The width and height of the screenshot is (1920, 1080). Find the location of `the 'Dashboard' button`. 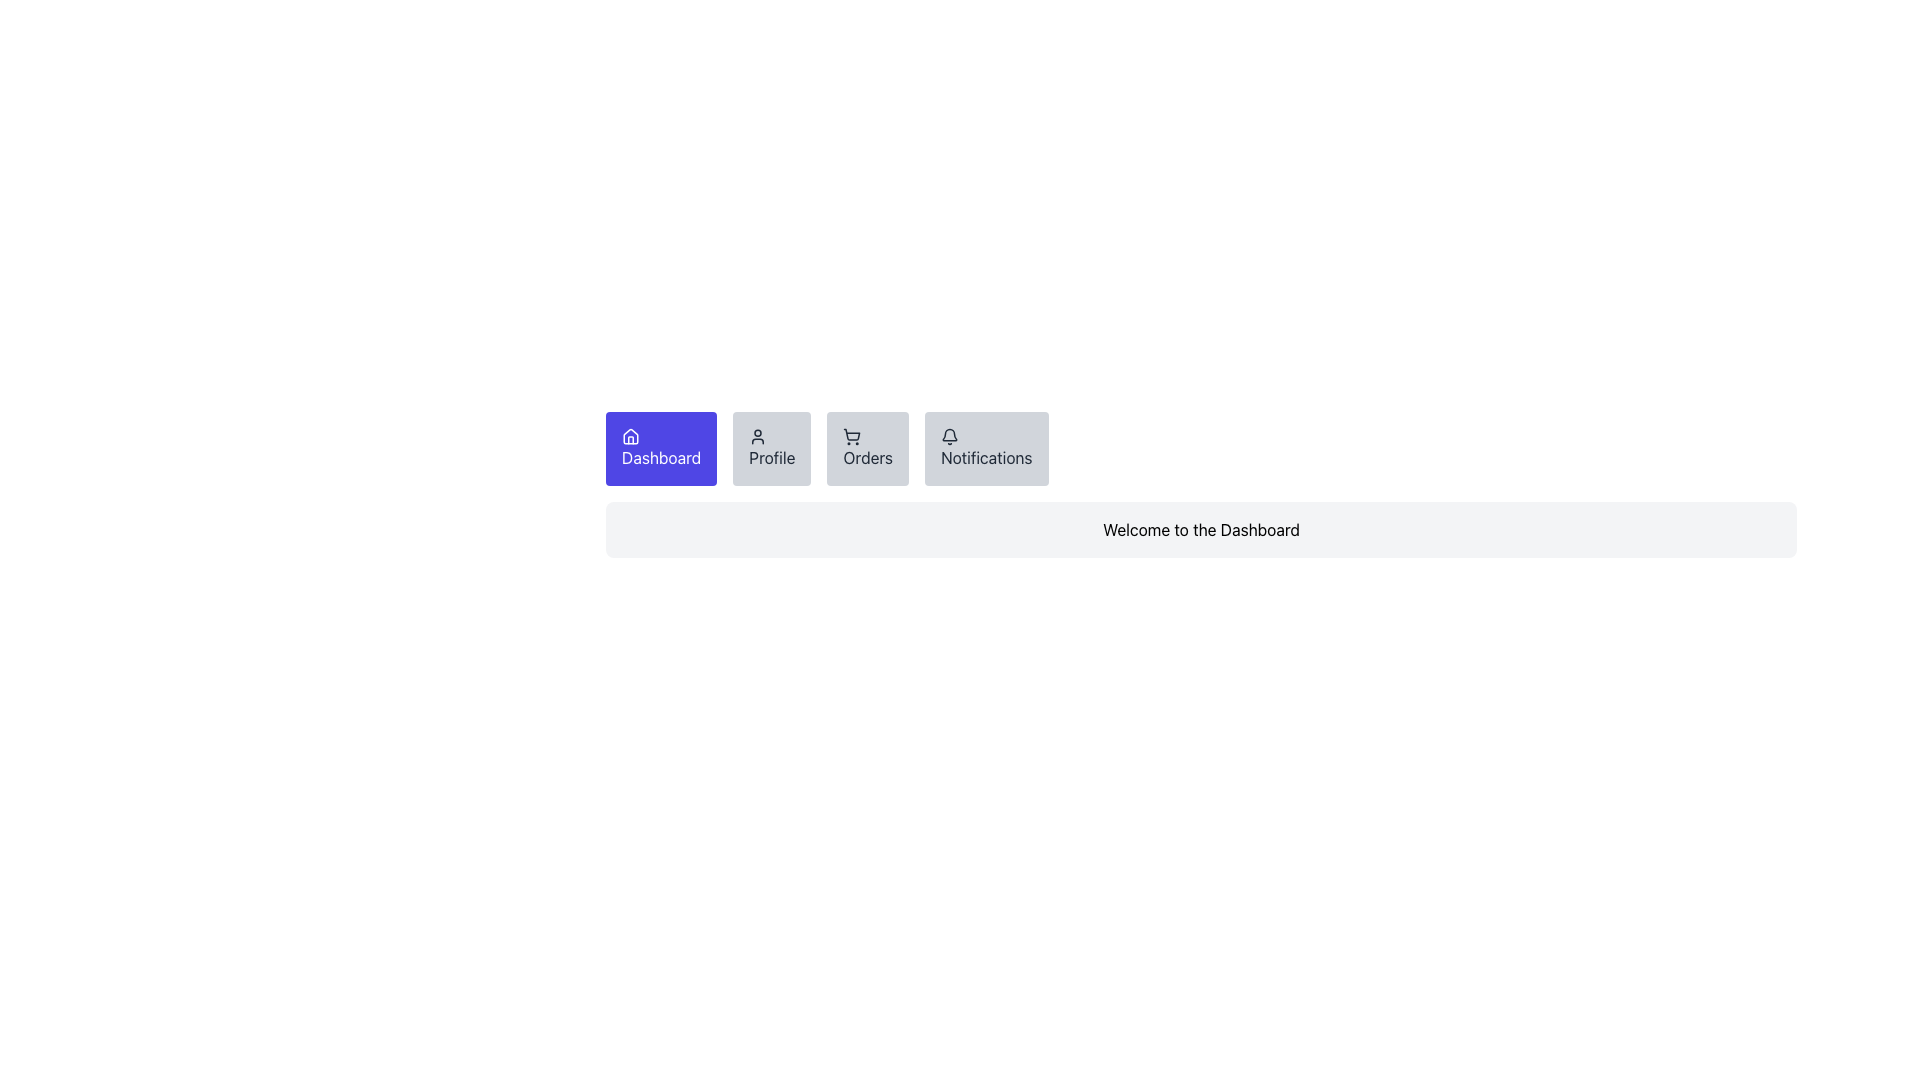

the 'Dashboard' button is located at coordinates (661, 447).